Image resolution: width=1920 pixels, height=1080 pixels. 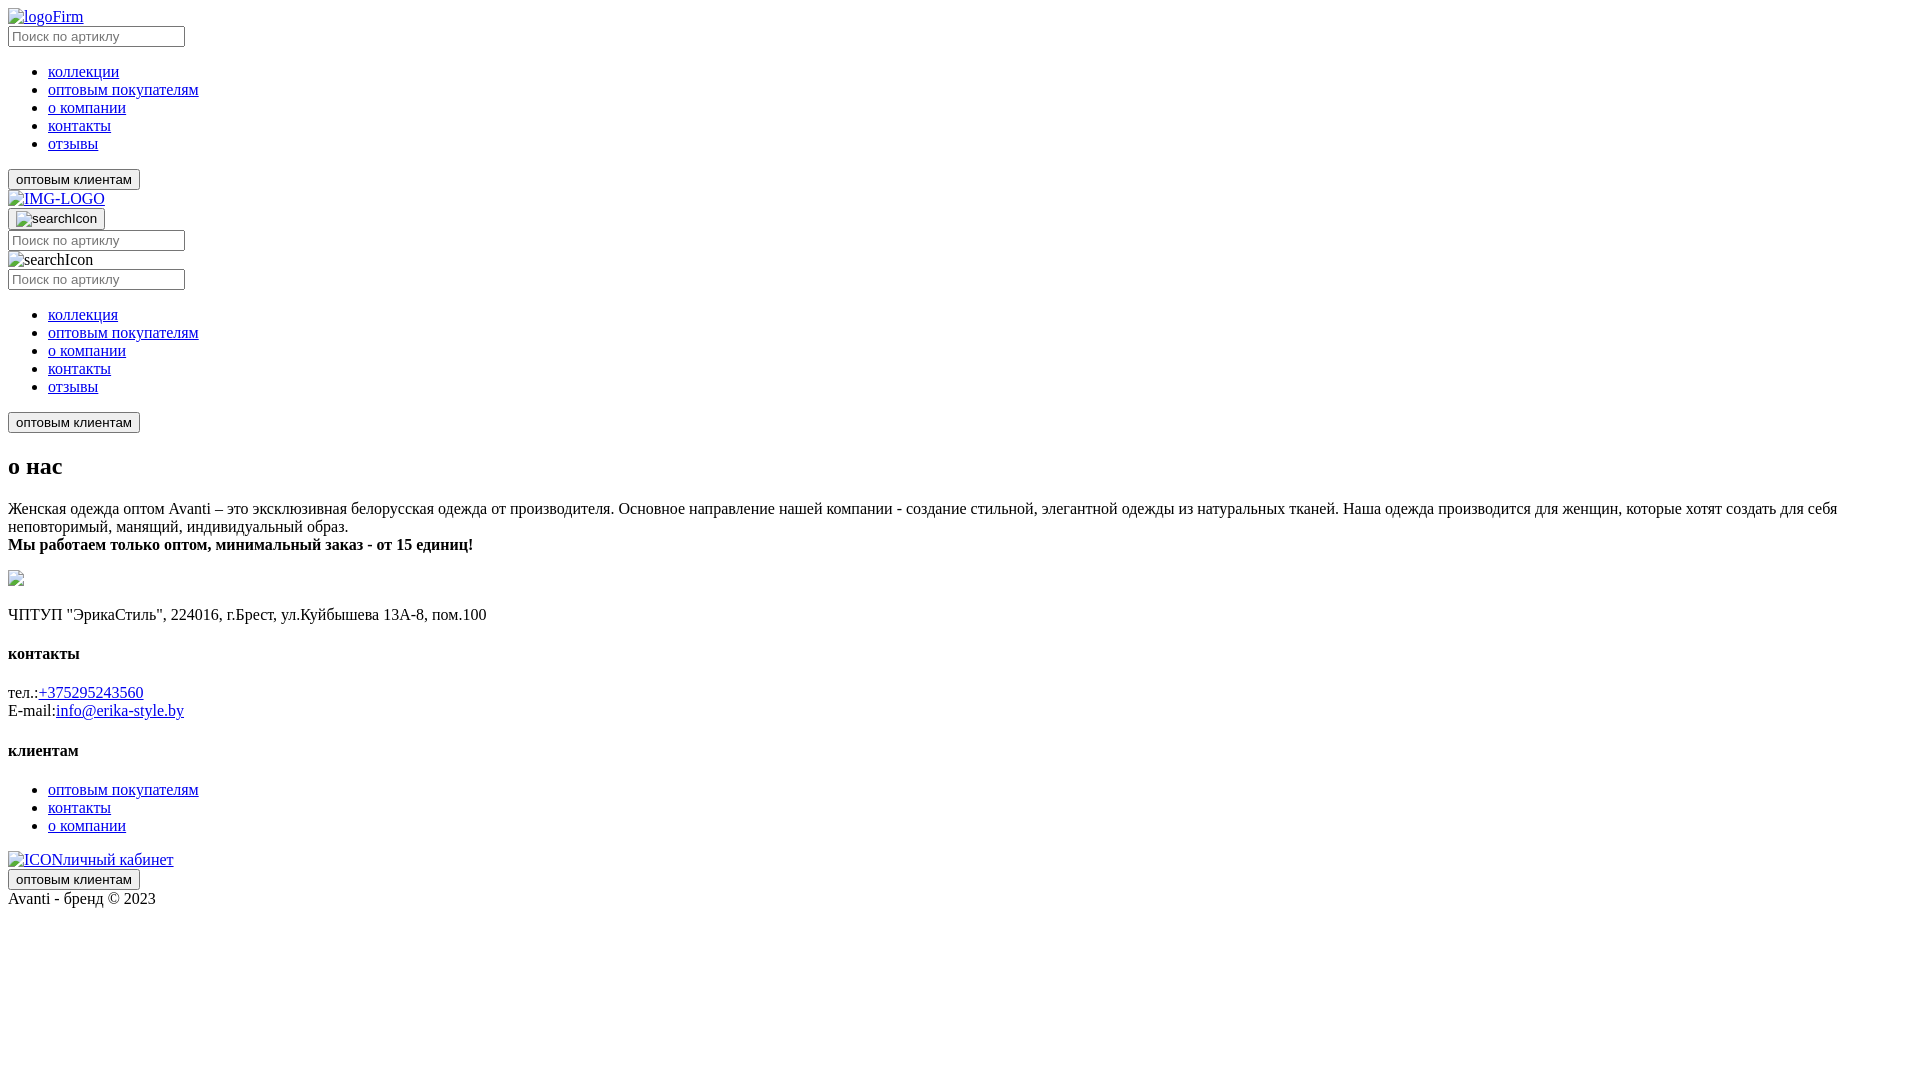 What do you see at coordinates (56, 709) in the screenshot?
I see `'info@erika-style.by'` at bounding box center [56, 709].